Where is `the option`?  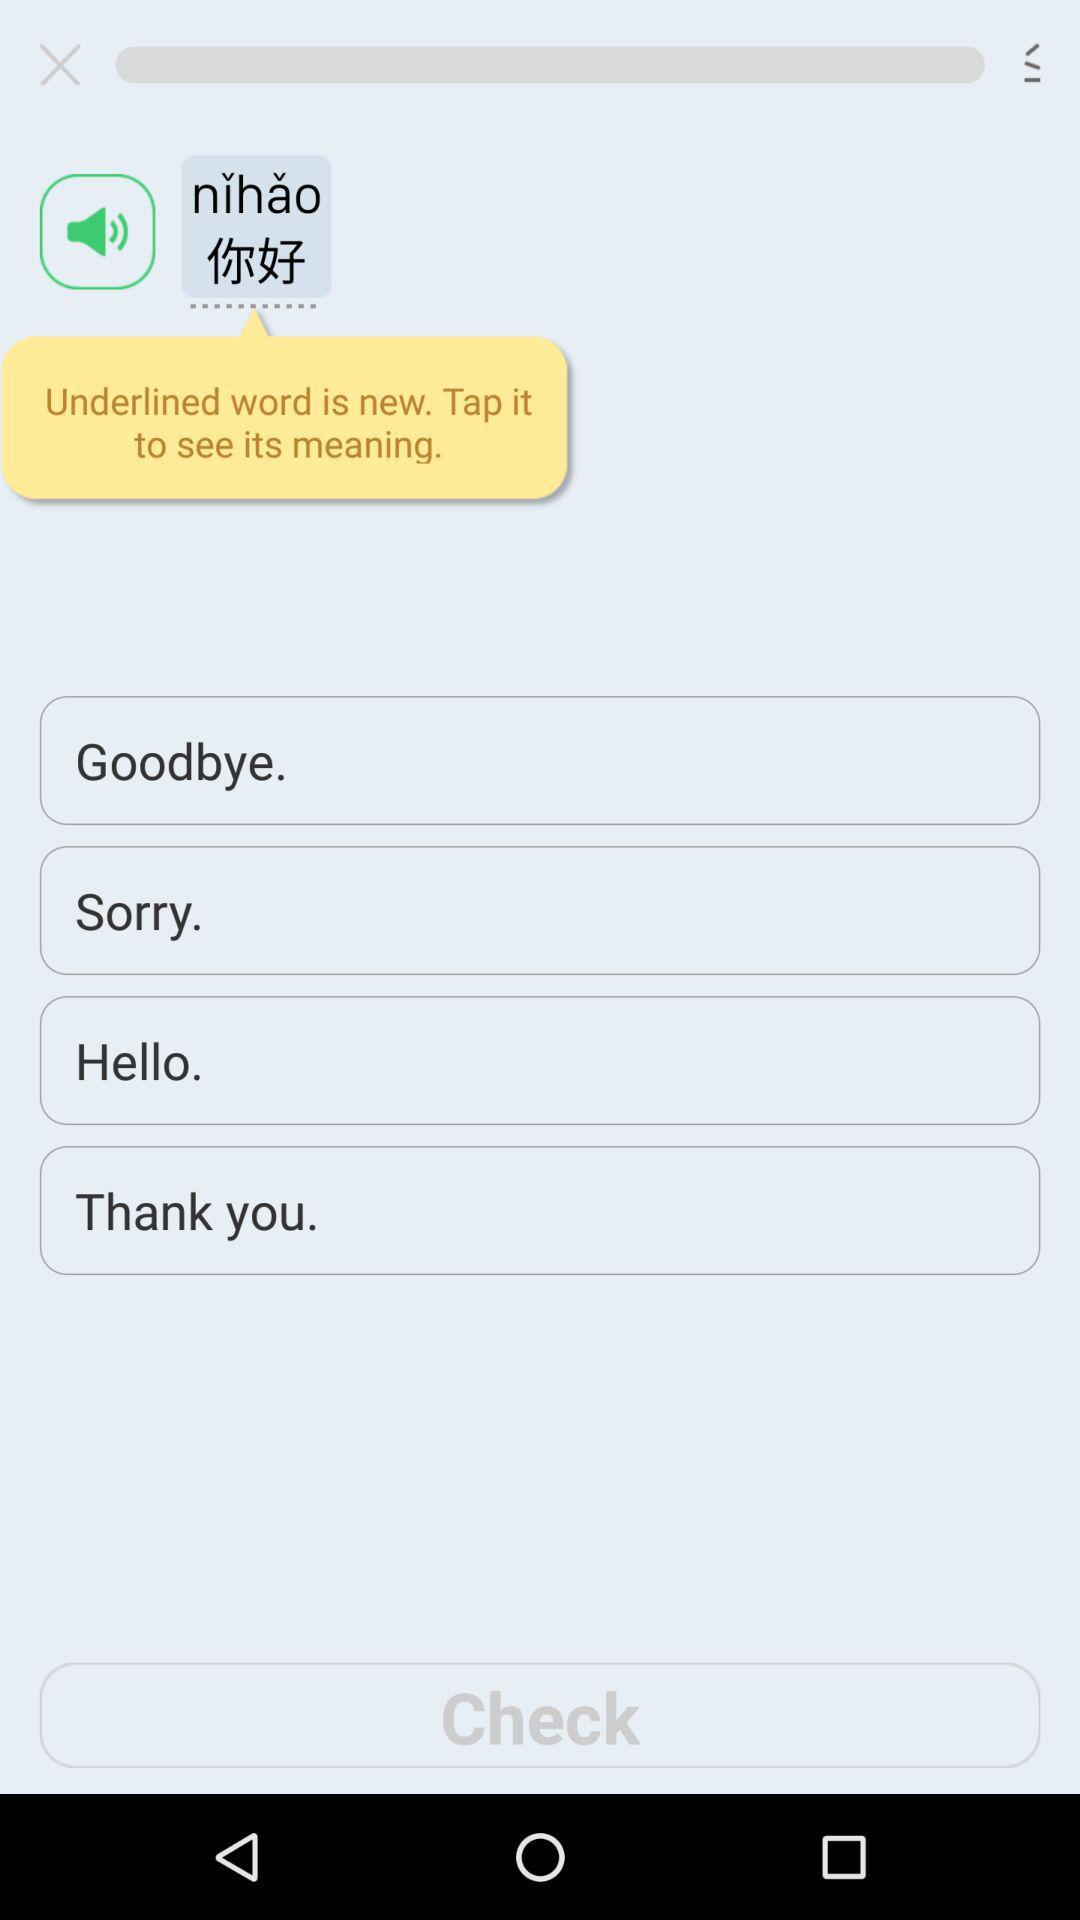
the option is located at coordinates (67, 64).